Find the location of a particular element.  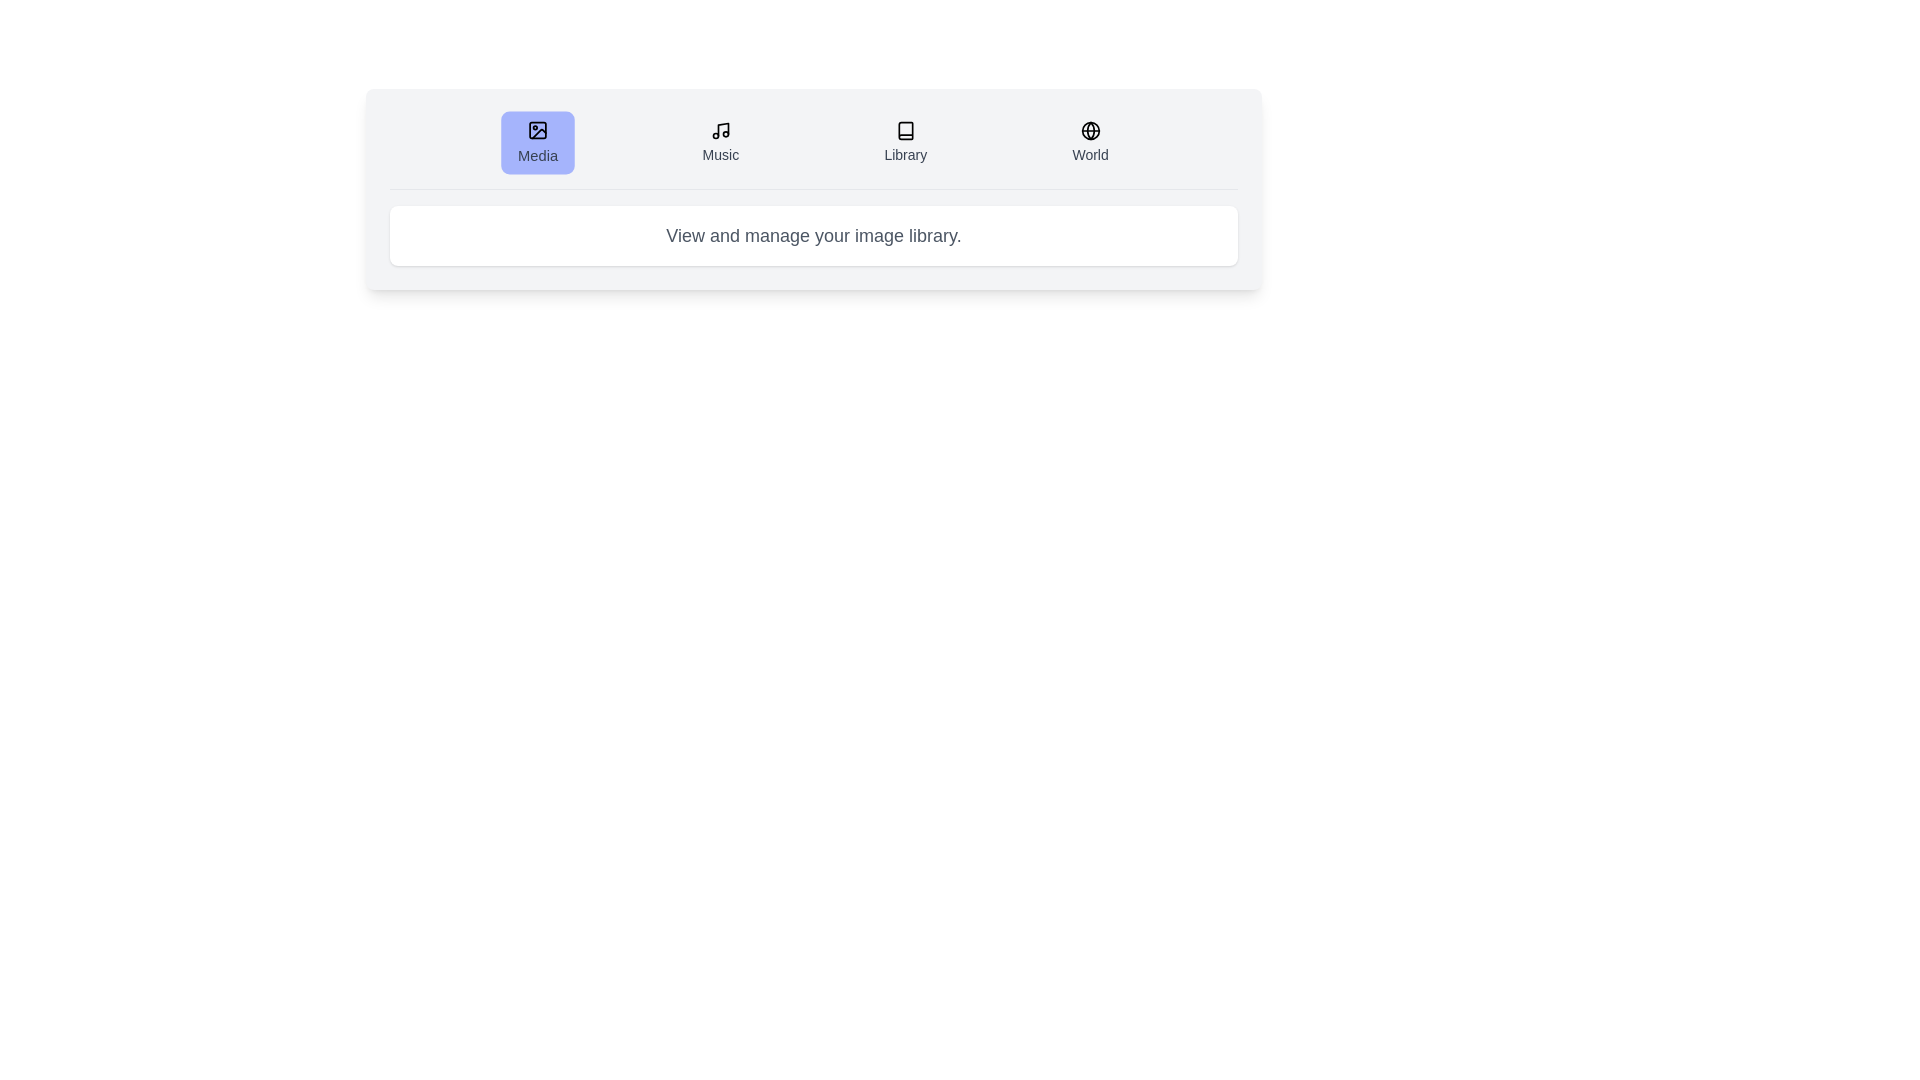

the tab labeled Library is located at coordinates (904, 141).